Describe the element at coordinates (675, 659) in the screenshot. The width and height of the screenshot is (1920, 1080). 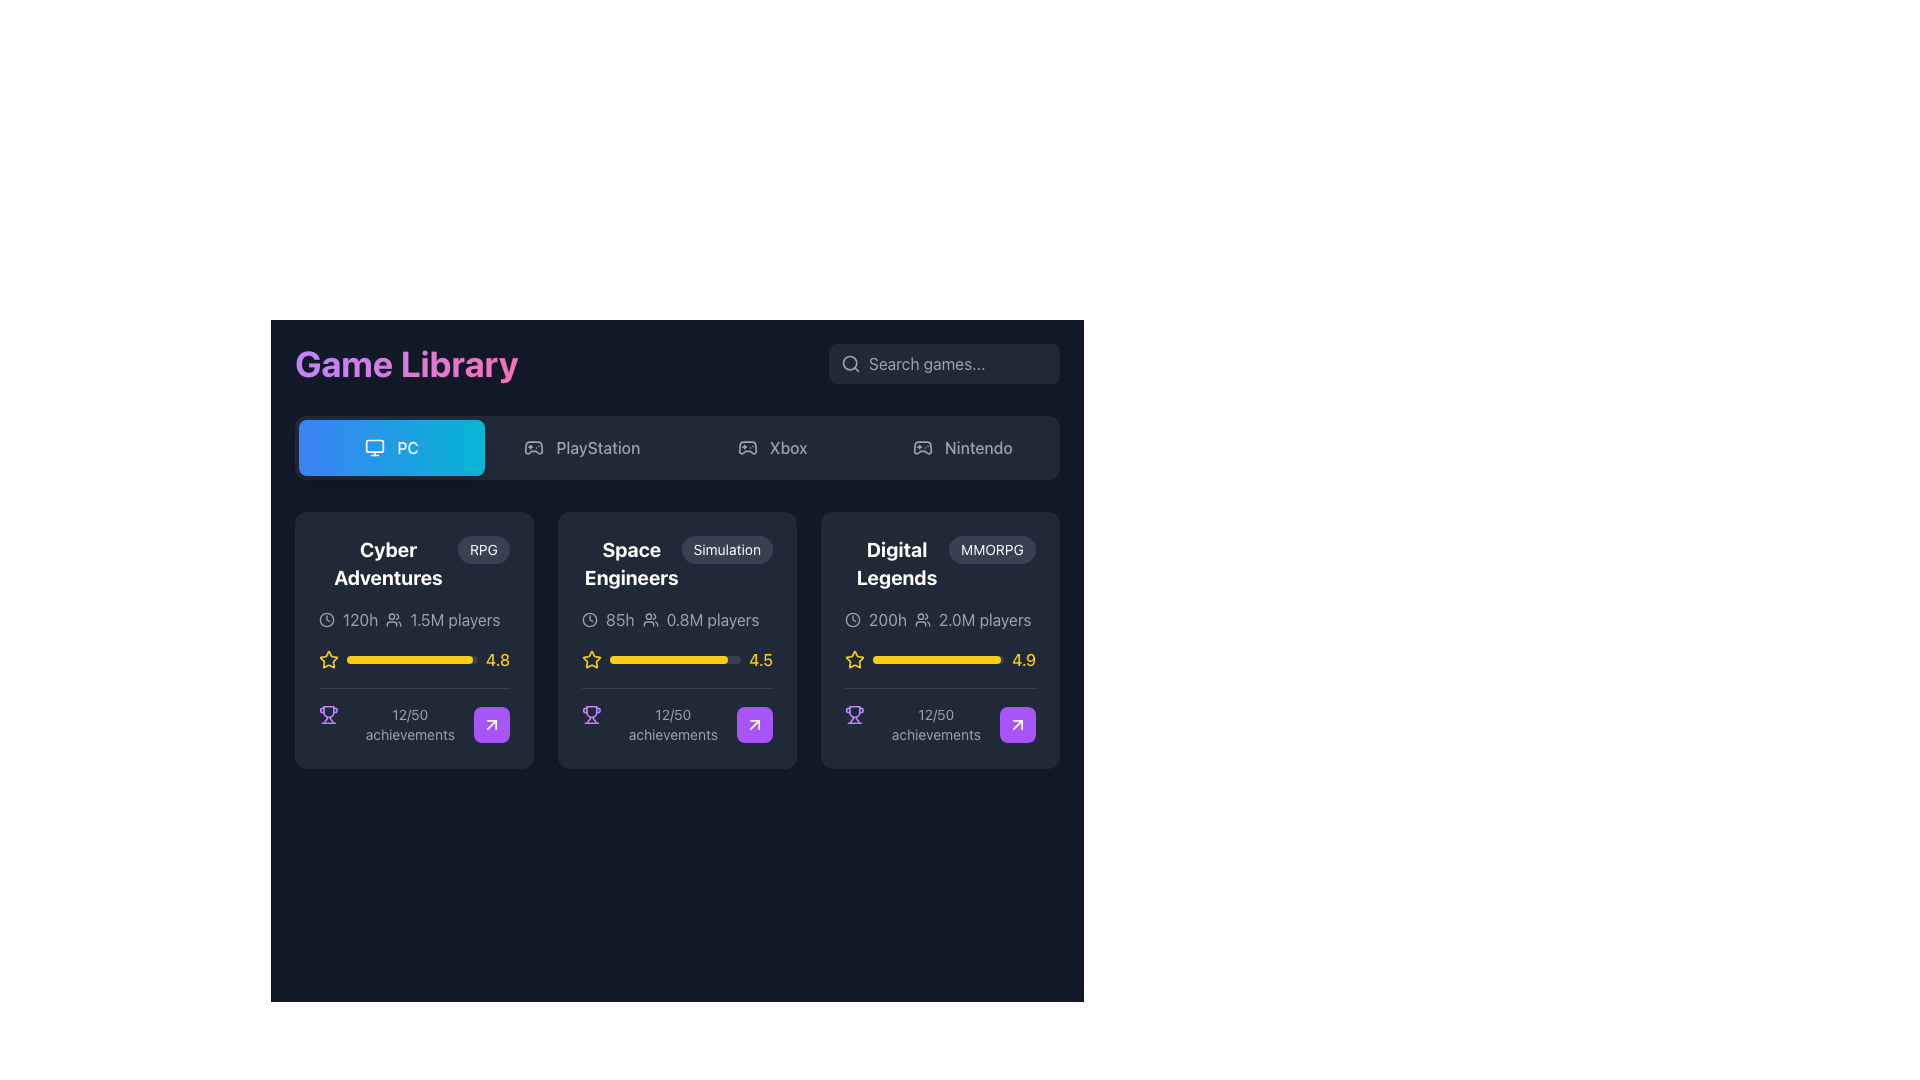
I see `the progress bar that visually indicates a rating of 4.5 for a game, located in the middle card of the game library interface, positioned between a yellow star icon and the numerical score '4.5'` at that location.